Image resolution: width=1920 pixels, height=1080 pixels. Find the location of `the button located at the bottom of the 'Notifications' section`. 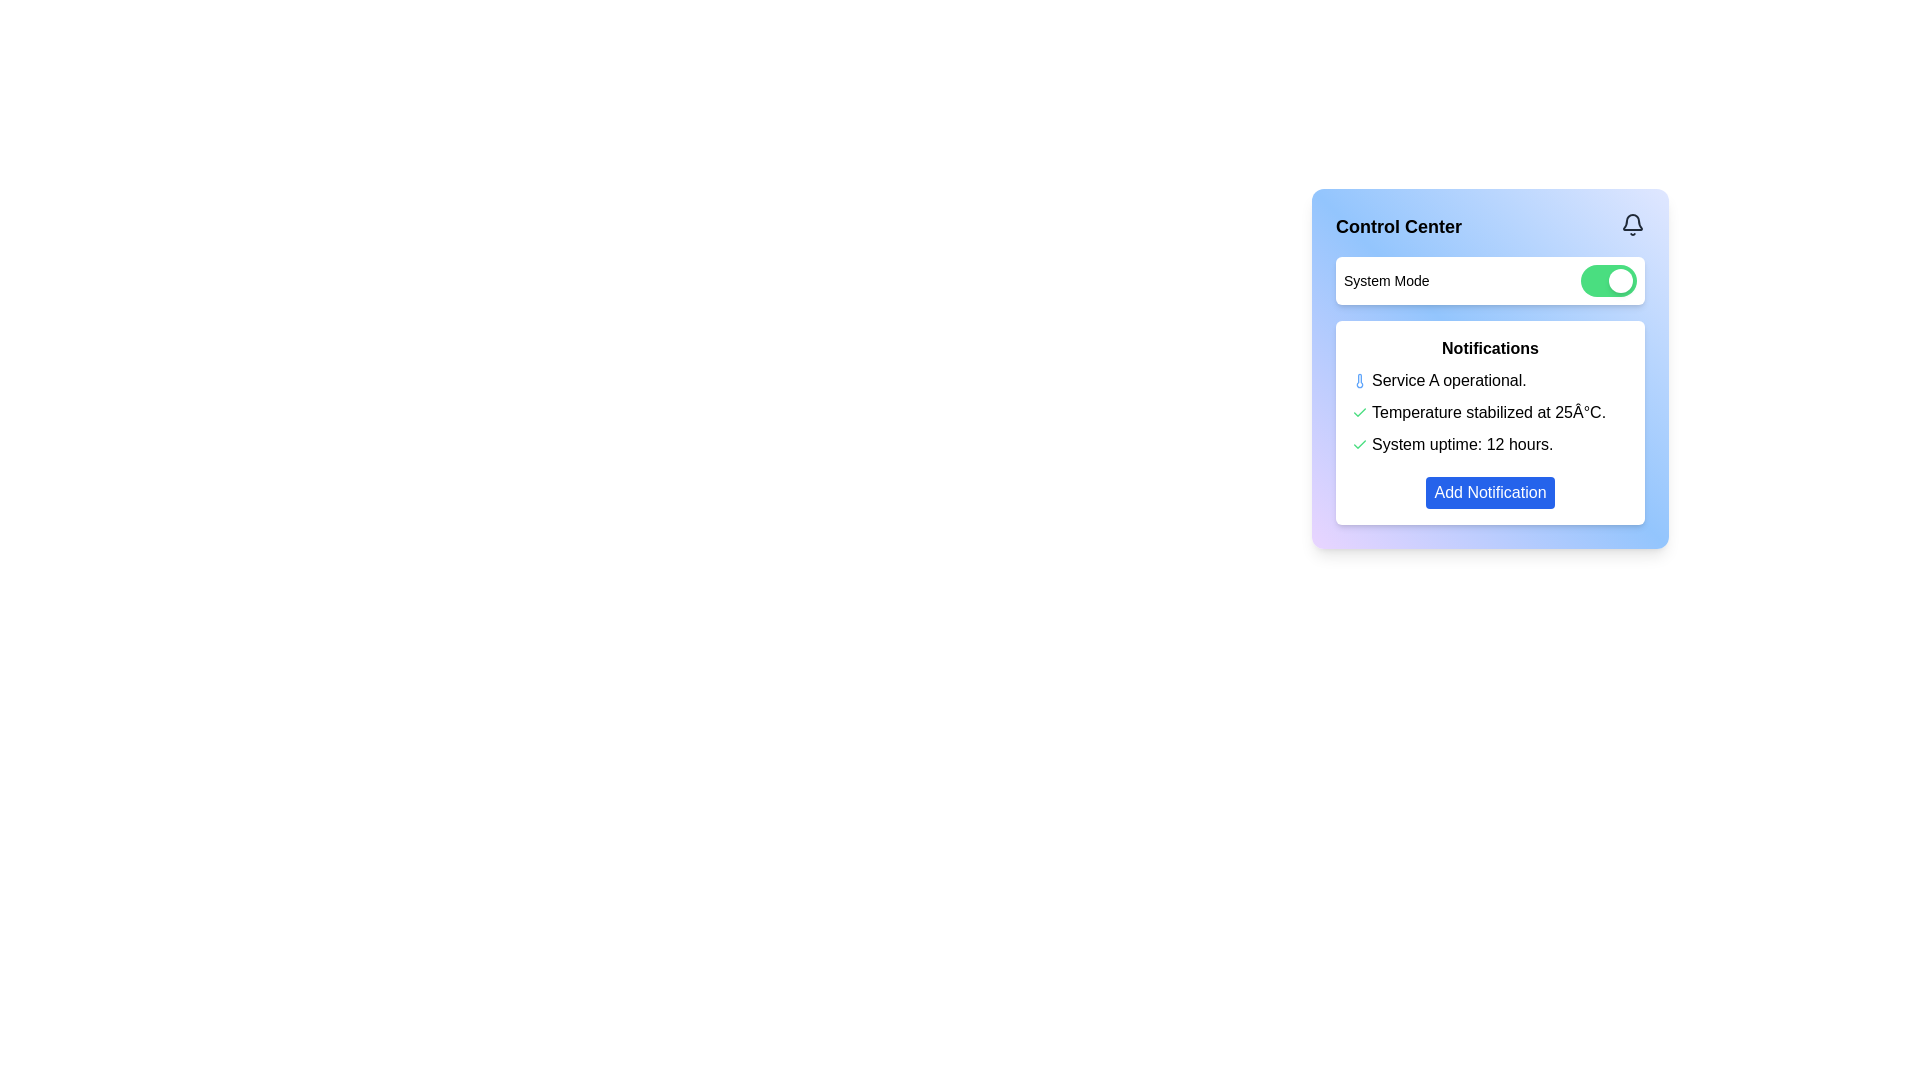

the button located at the bottom of the 'Notifications' section is located at coordinates (1490, 493).